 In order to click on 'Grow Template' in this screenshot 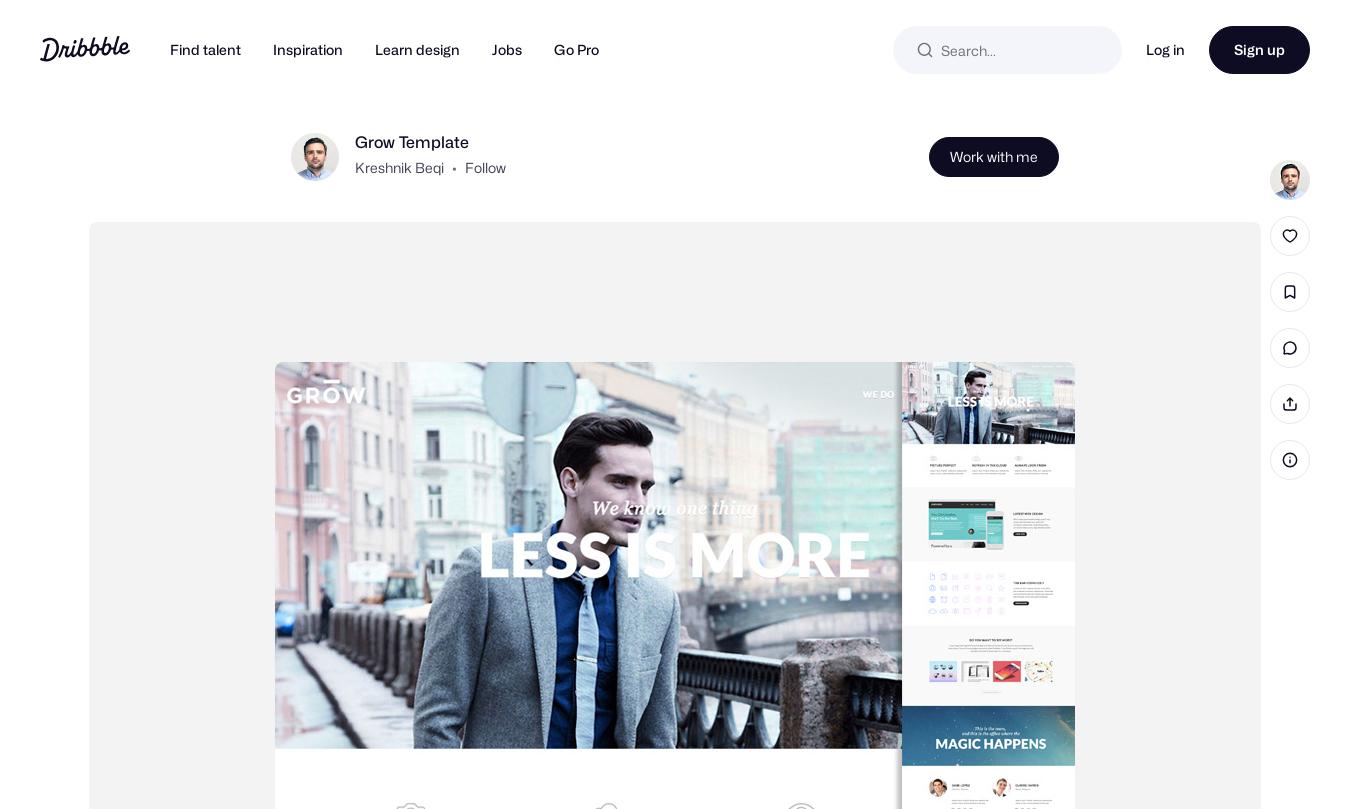, I will do `click(412, 173)`.